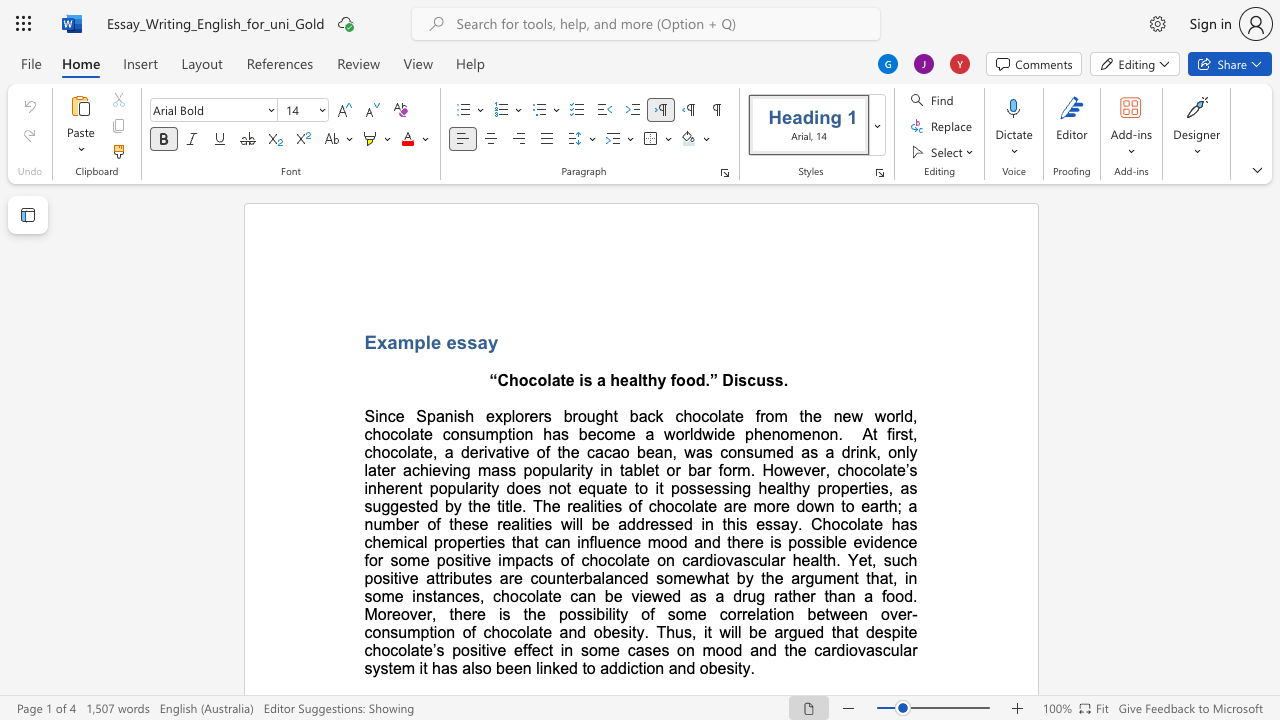 This screenshot has height=720, width=1280. Describe the element at coordinates (537, 488) in the screenshot. I see `the 8th character "s" in the text` at that location.